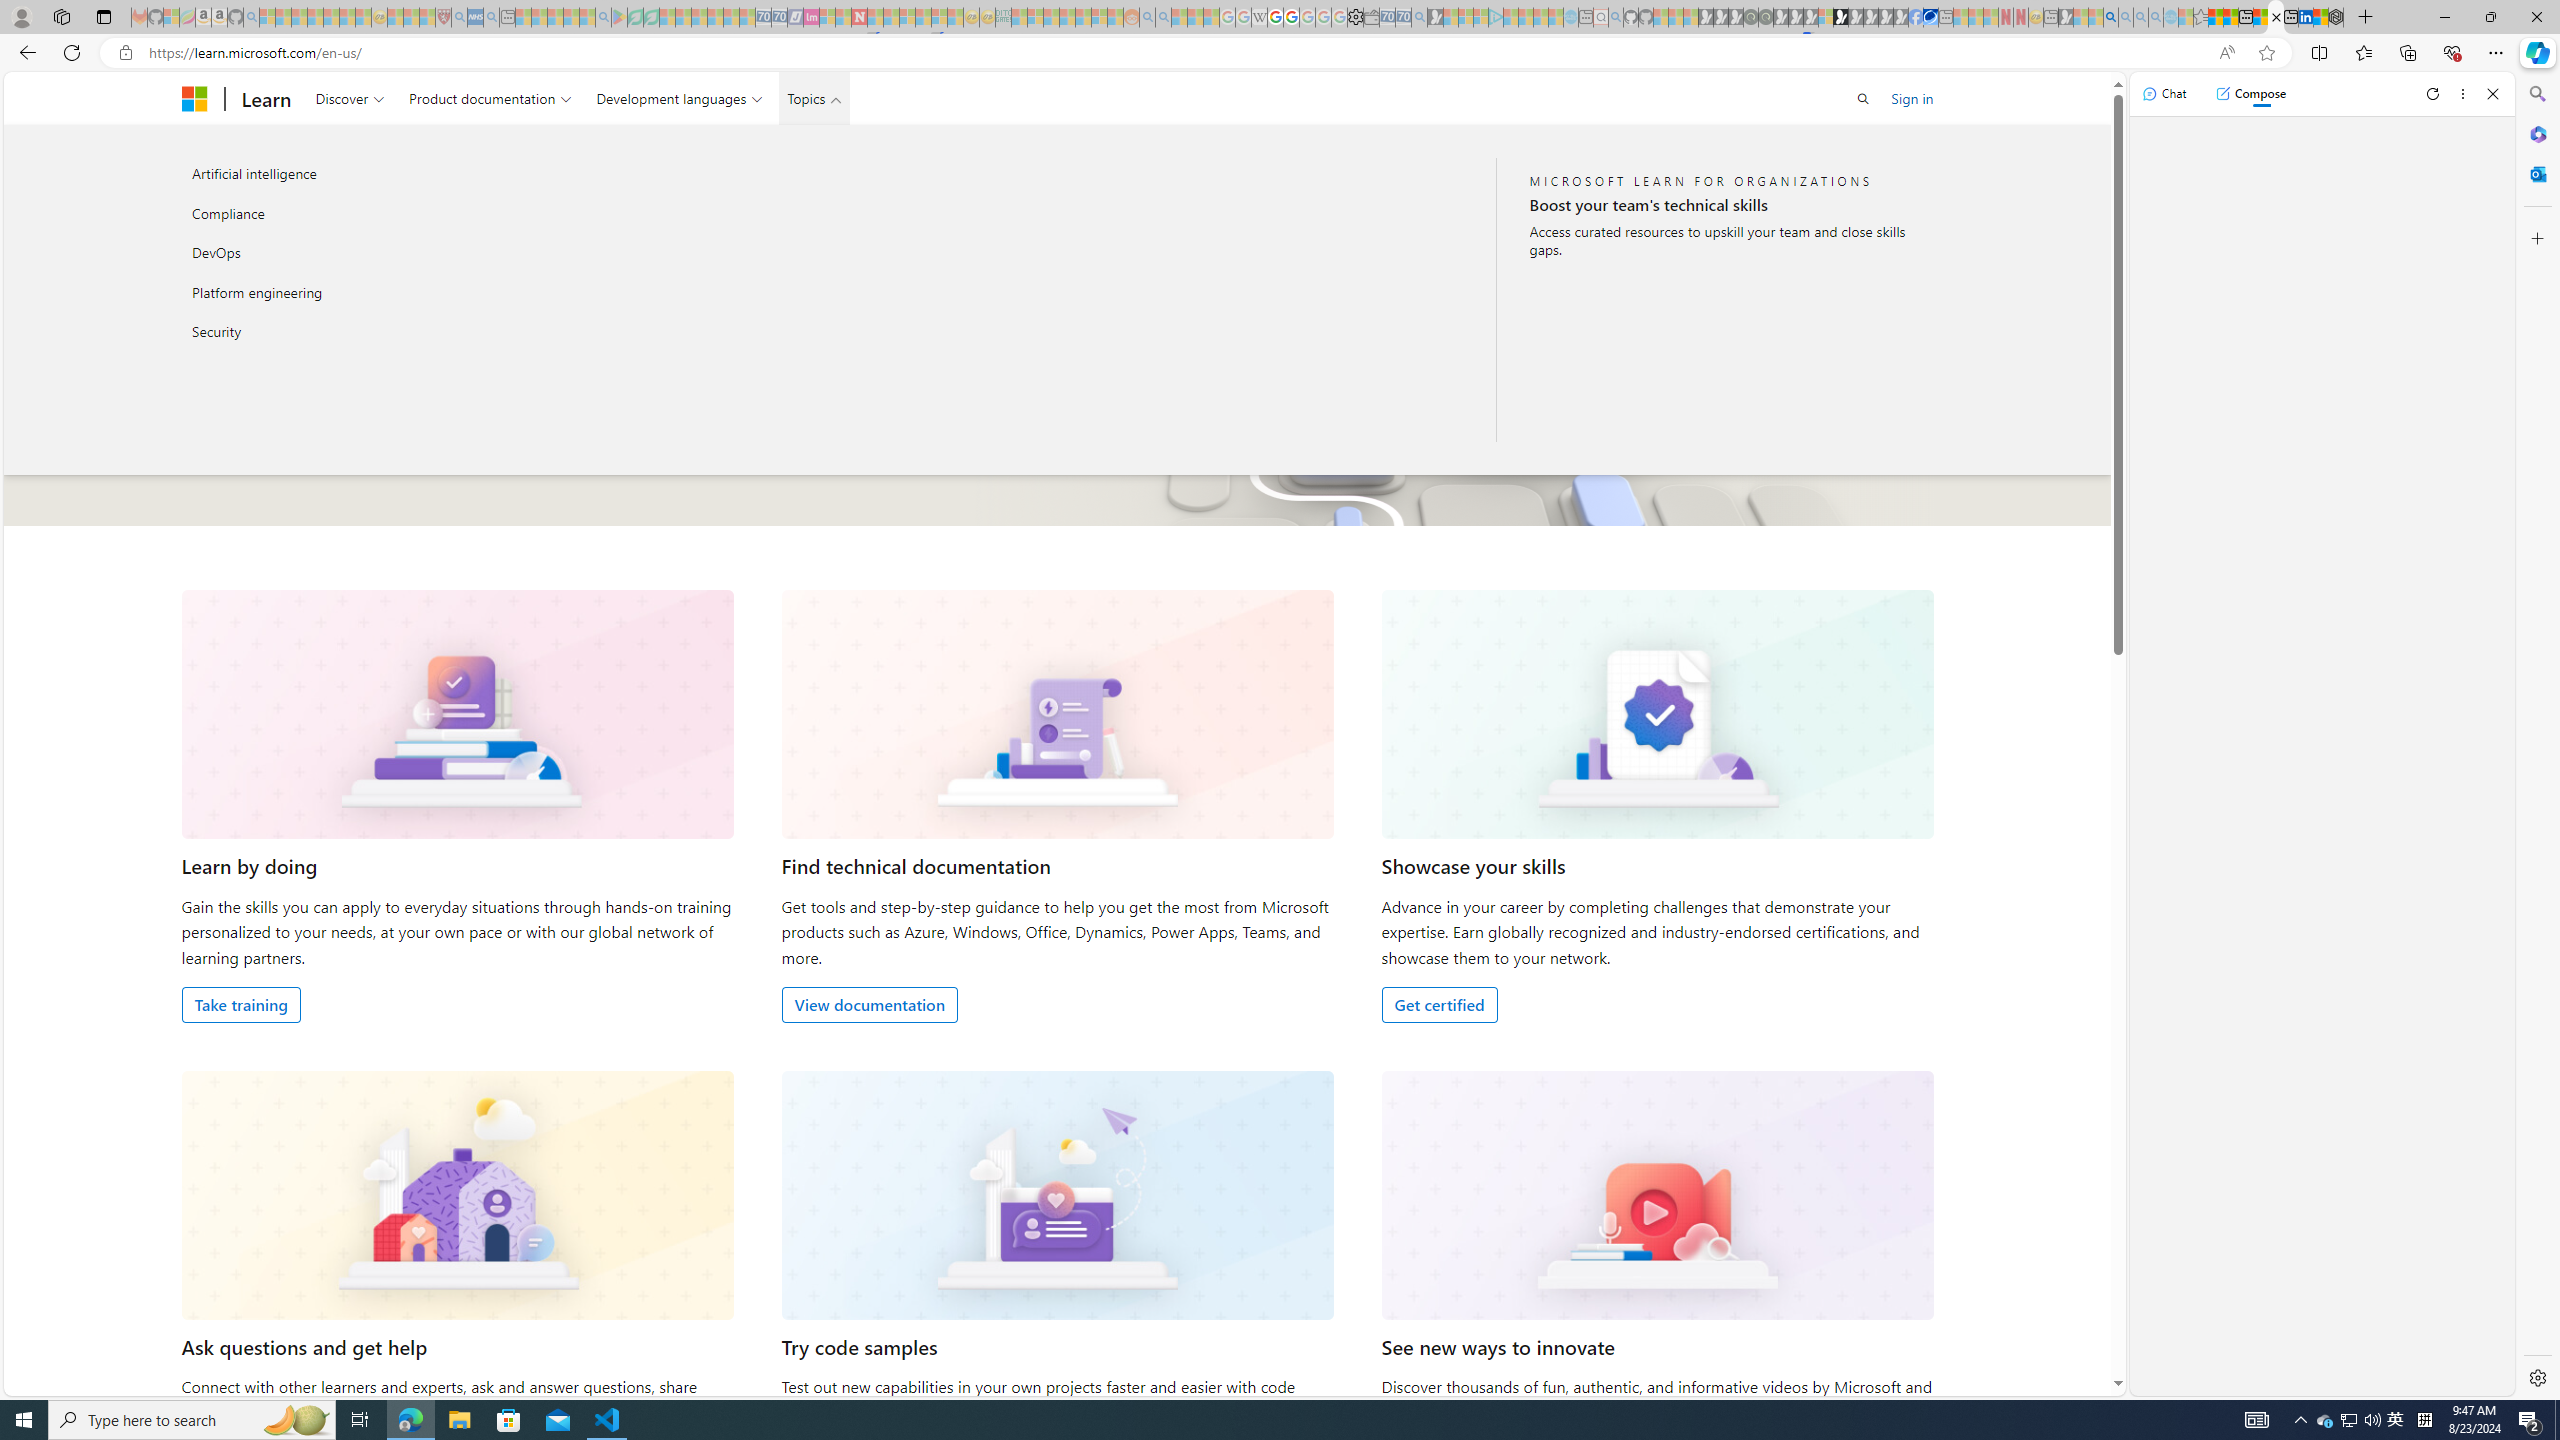 Image resolution: width=2560 pixels, height=1440 pixels. Describe the element at coordinates (1721, 203) in the screenshot. I see `'Boost your team'` at that location.